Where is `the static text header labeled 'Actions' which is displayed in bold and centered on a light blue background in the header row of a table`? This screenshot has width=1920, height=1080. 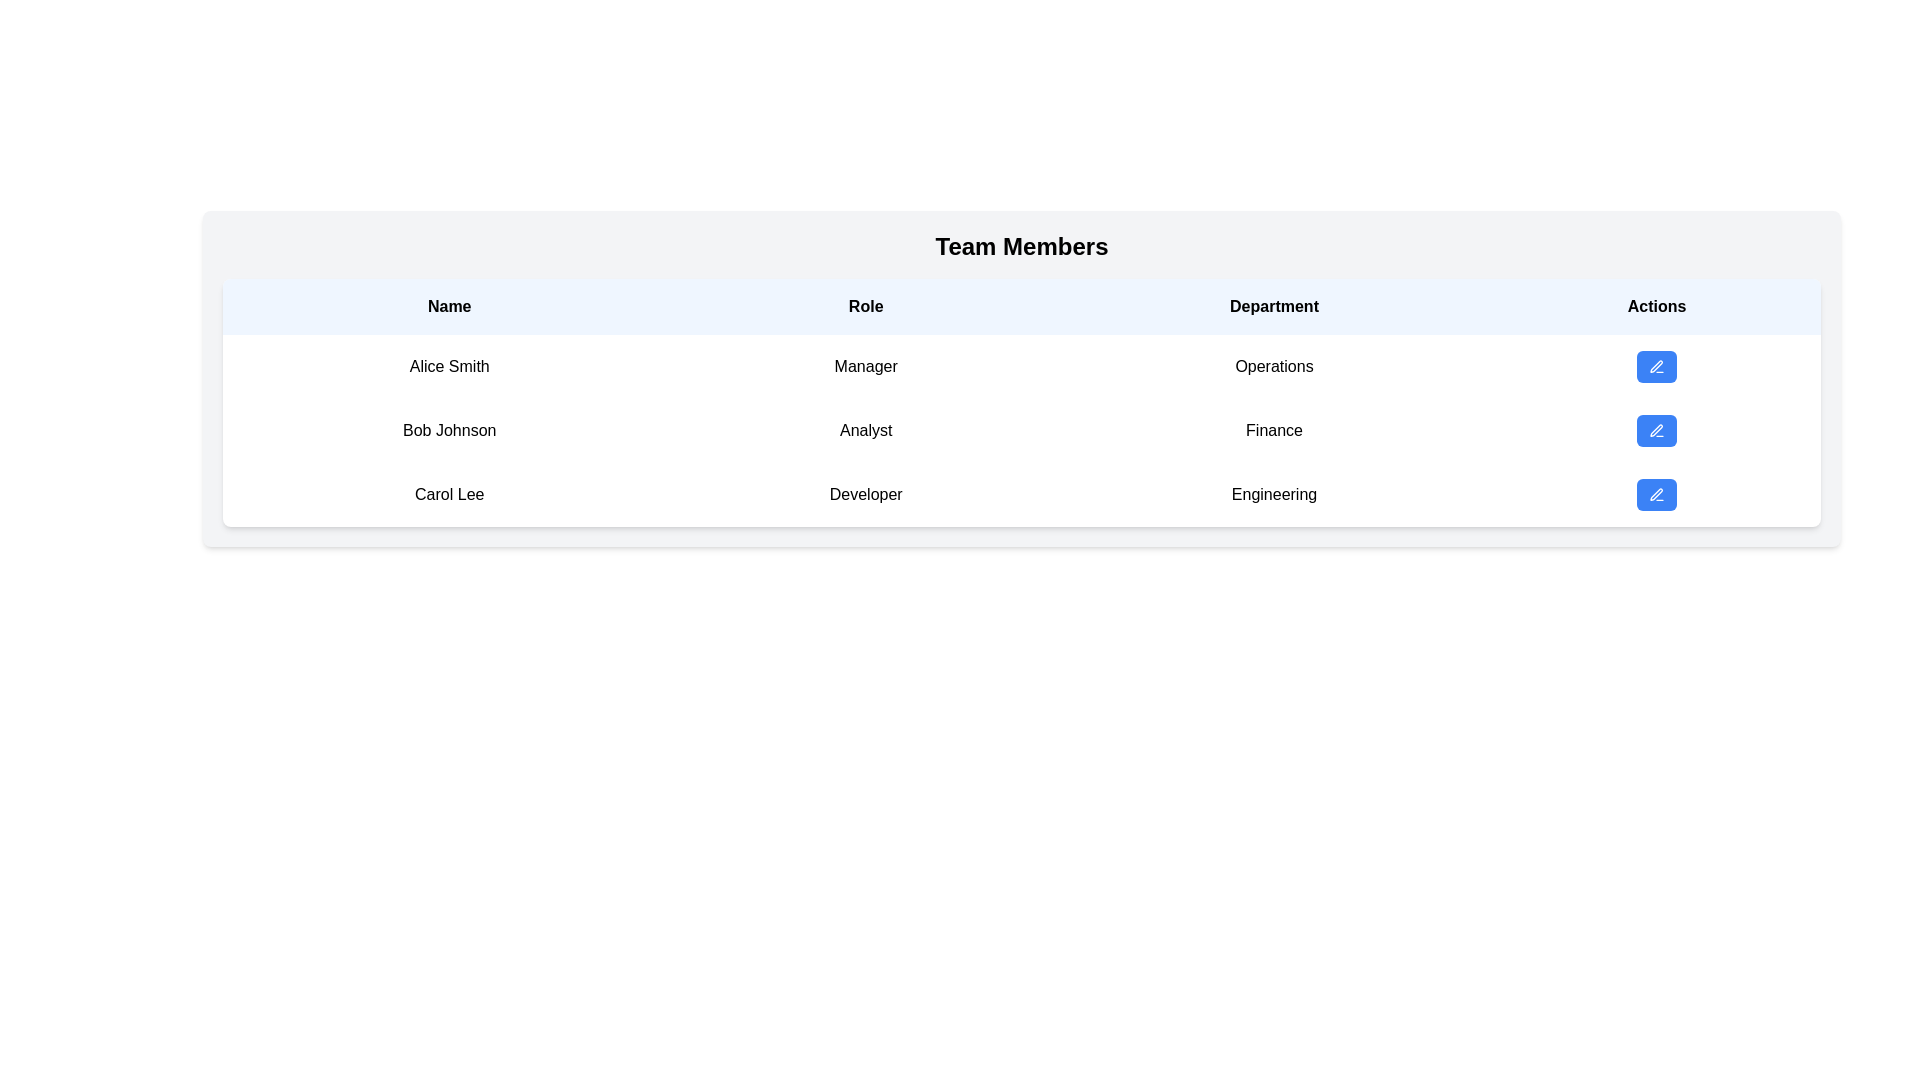
the static text header labeled 'Actions' which is displayed in bold and centered on a light blue background in the header row of a table is located at coordinates (1656, 307).